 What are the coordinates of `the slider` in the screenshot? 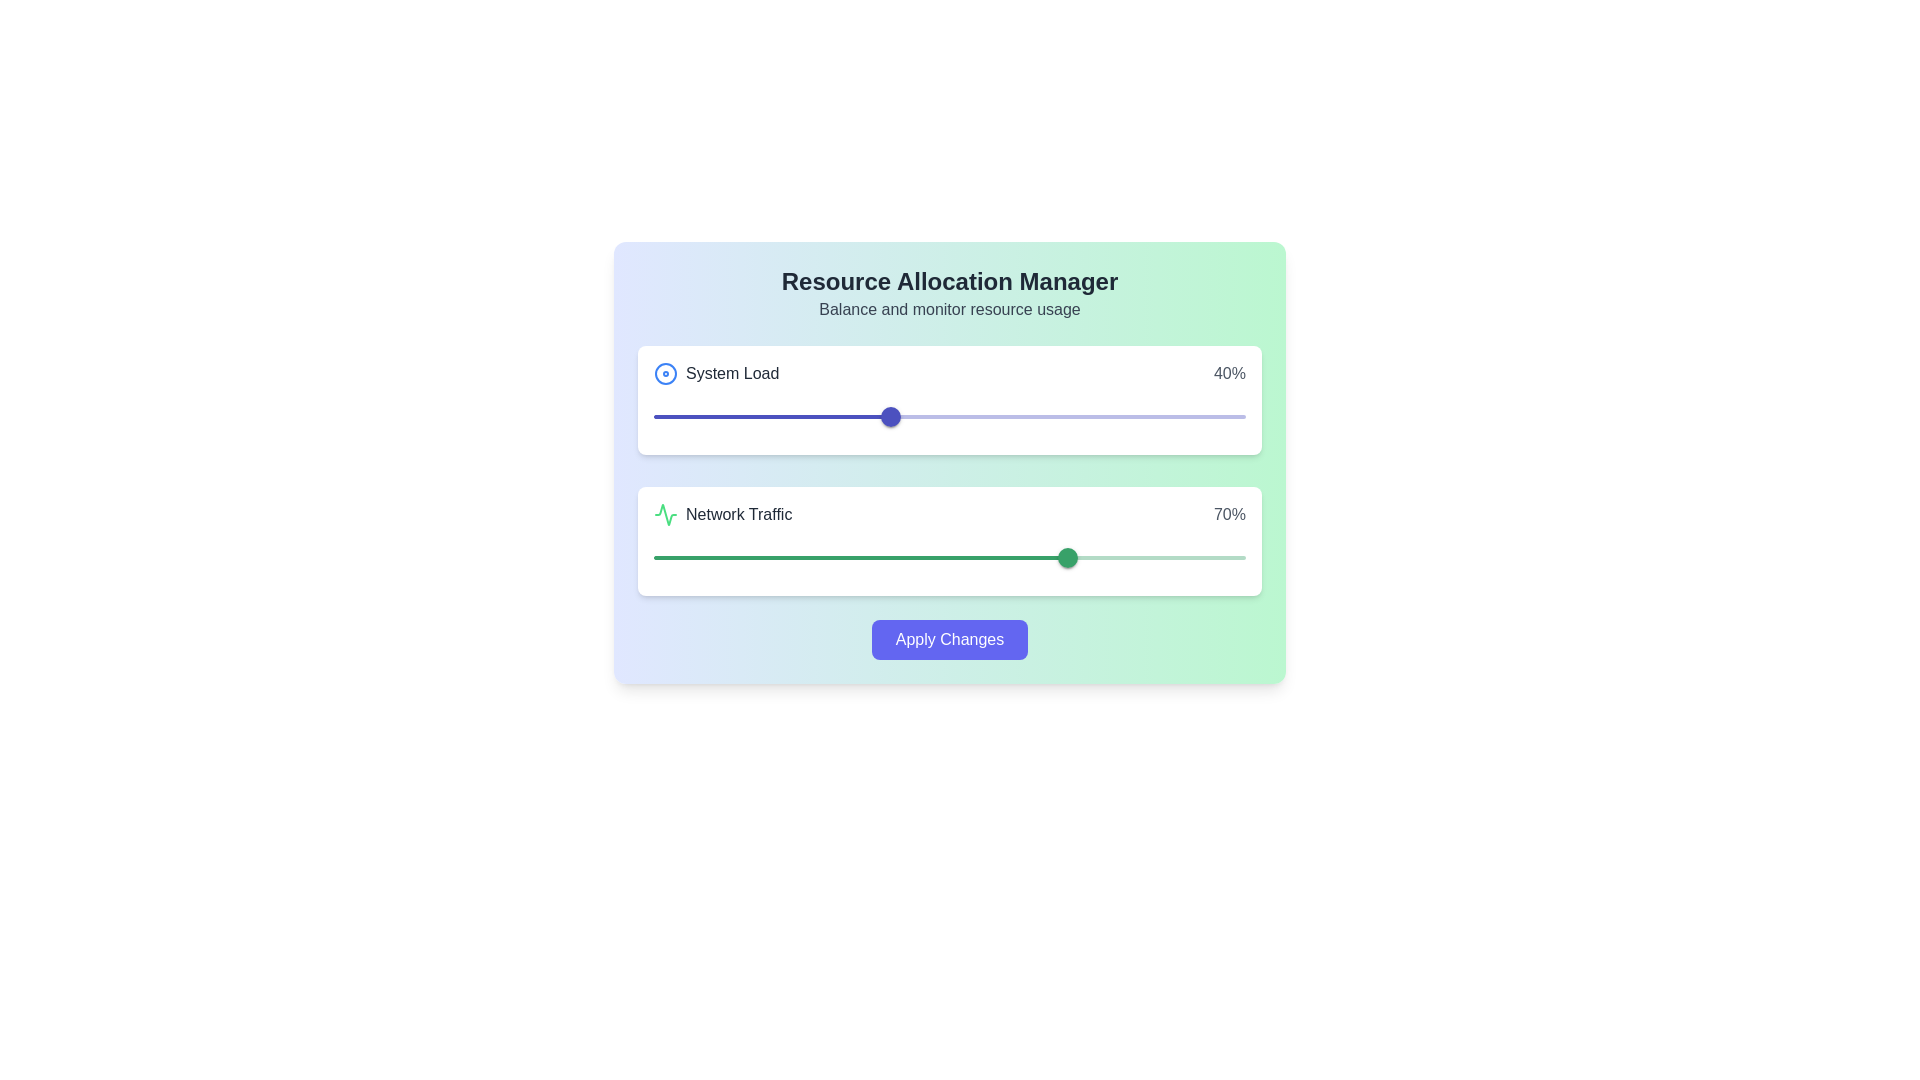 It's located at (1049, 558).